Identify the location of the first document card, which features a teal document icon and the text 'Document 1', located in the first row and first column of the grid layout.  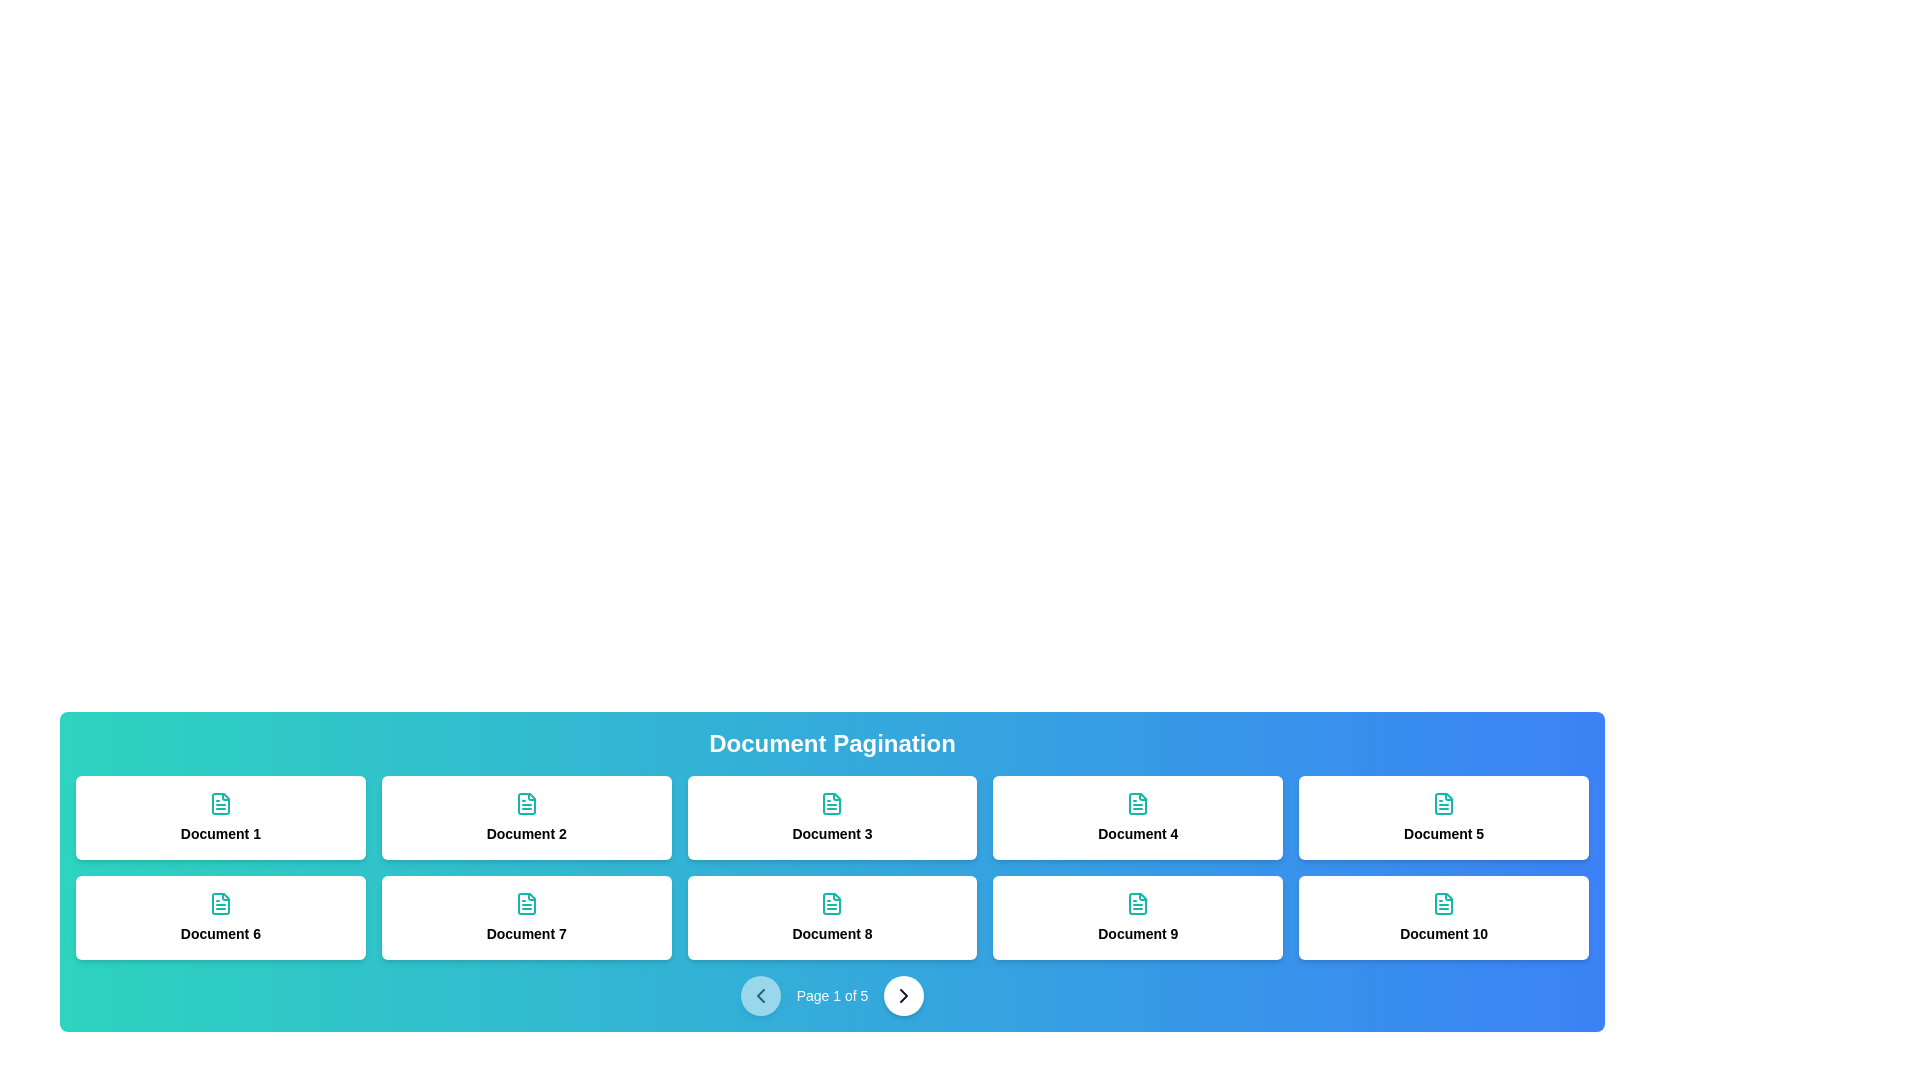
(220, 817).